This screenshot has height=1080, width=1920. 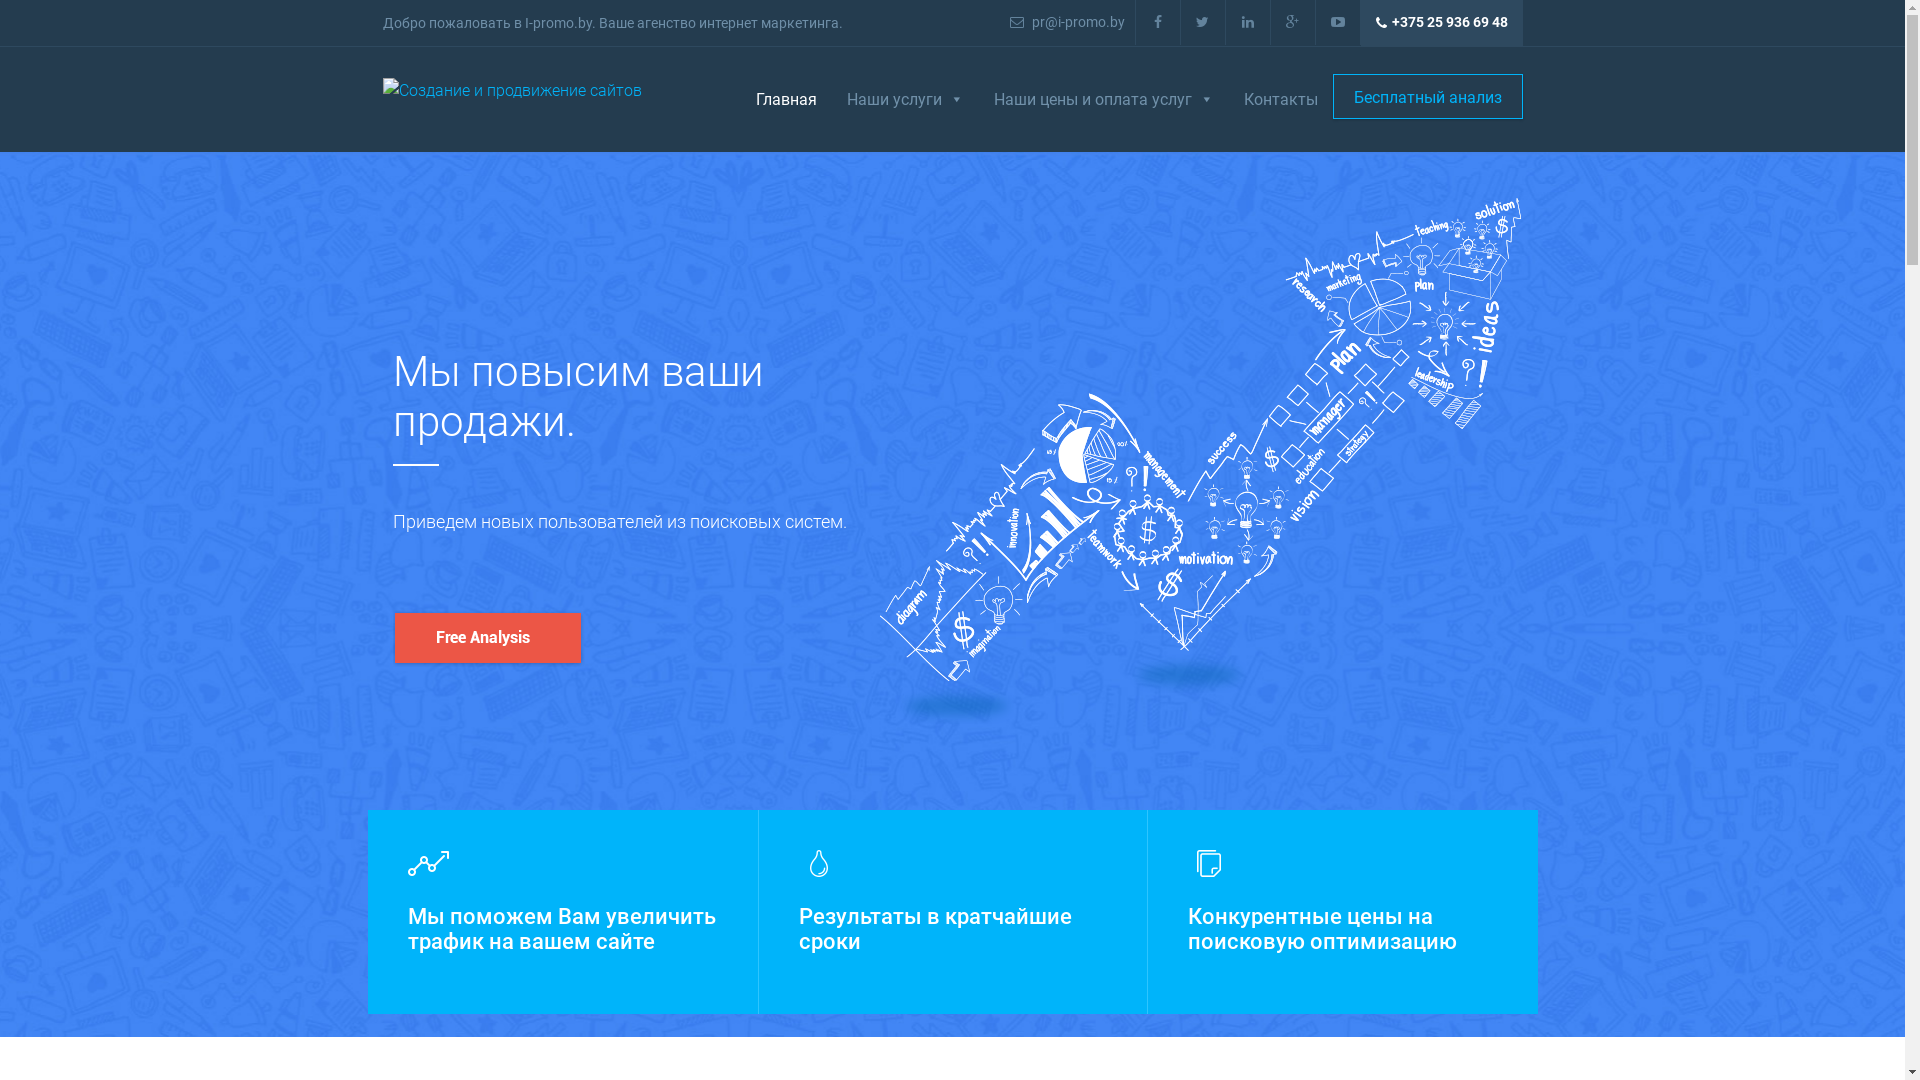 What do you see at coordinates (1158, 22) in the screenshot?
I see `'facebook'` at bounding box center [1158, 22].